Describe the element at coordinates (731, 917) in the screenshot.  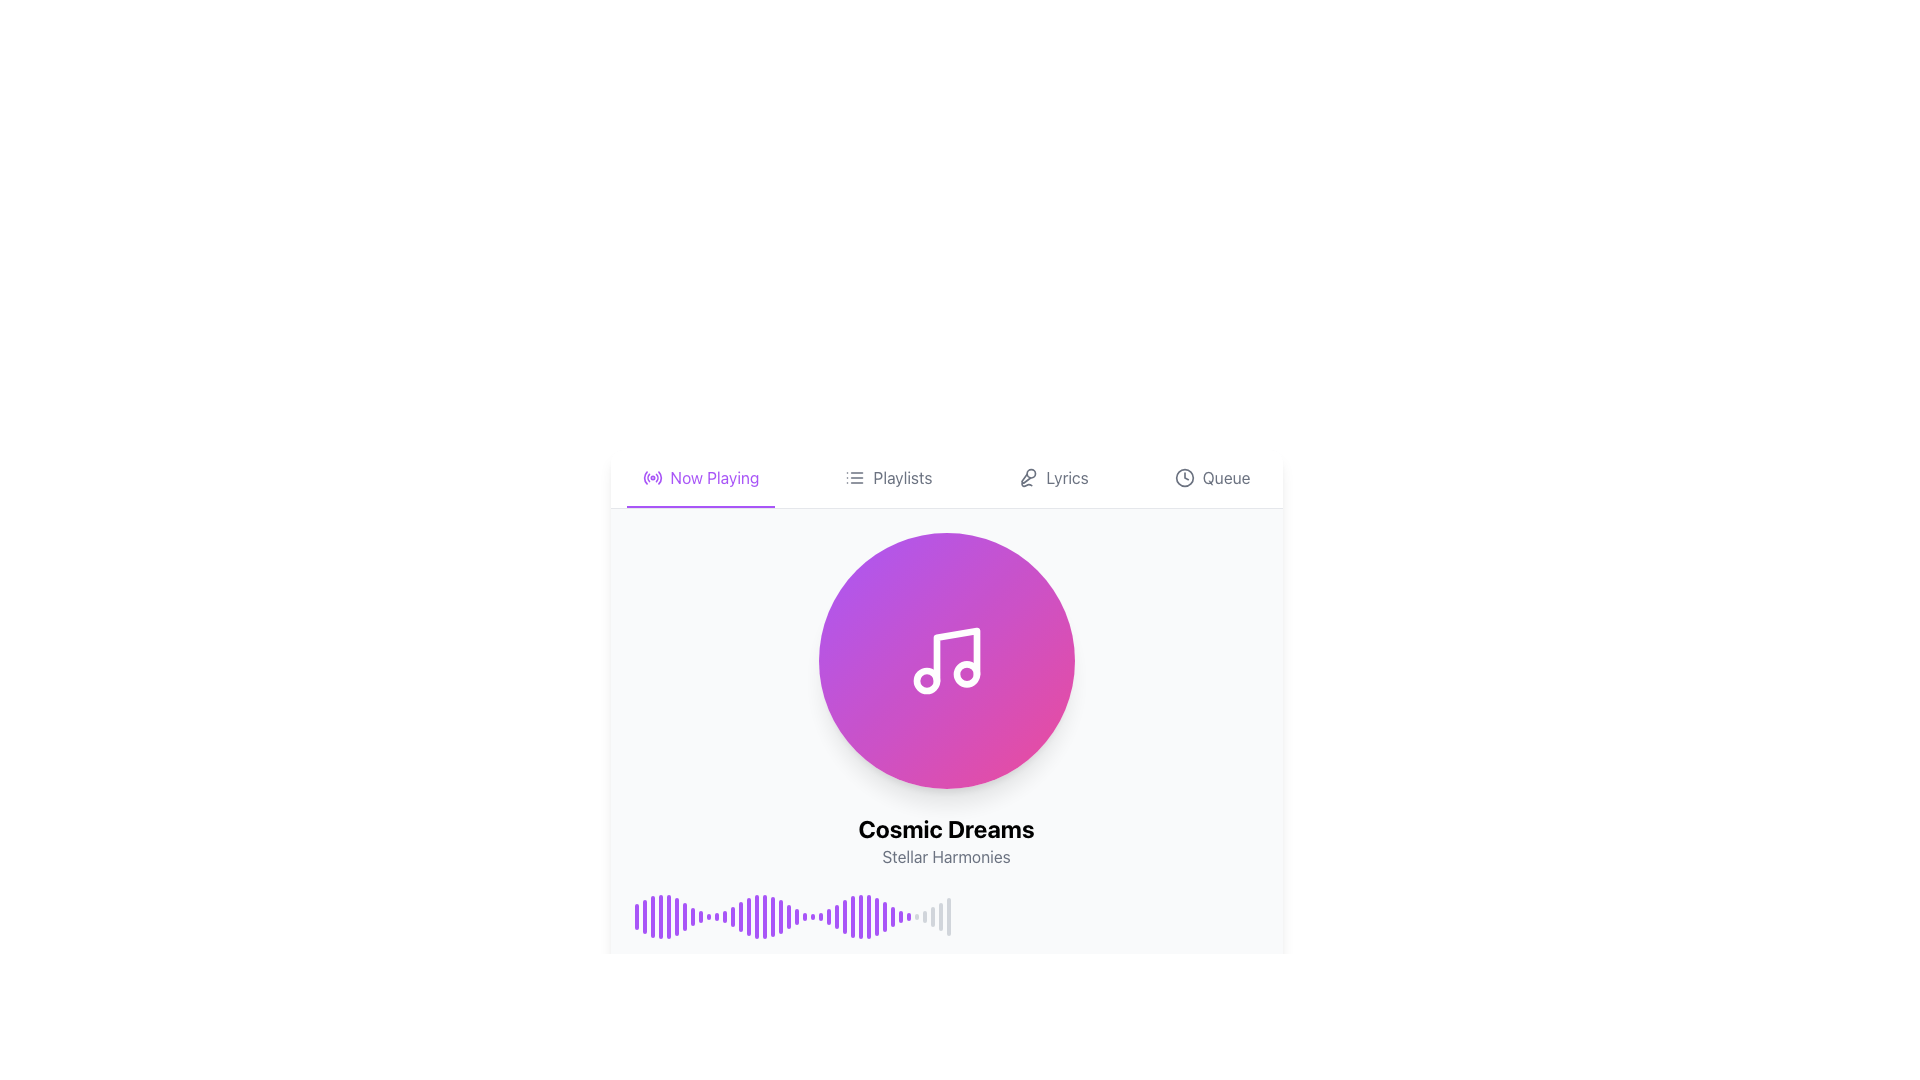
I see `the 13th waveform bar in the audio display, which visually represents a specific value or amplitude, located beneath the text description of the current song` at that location.